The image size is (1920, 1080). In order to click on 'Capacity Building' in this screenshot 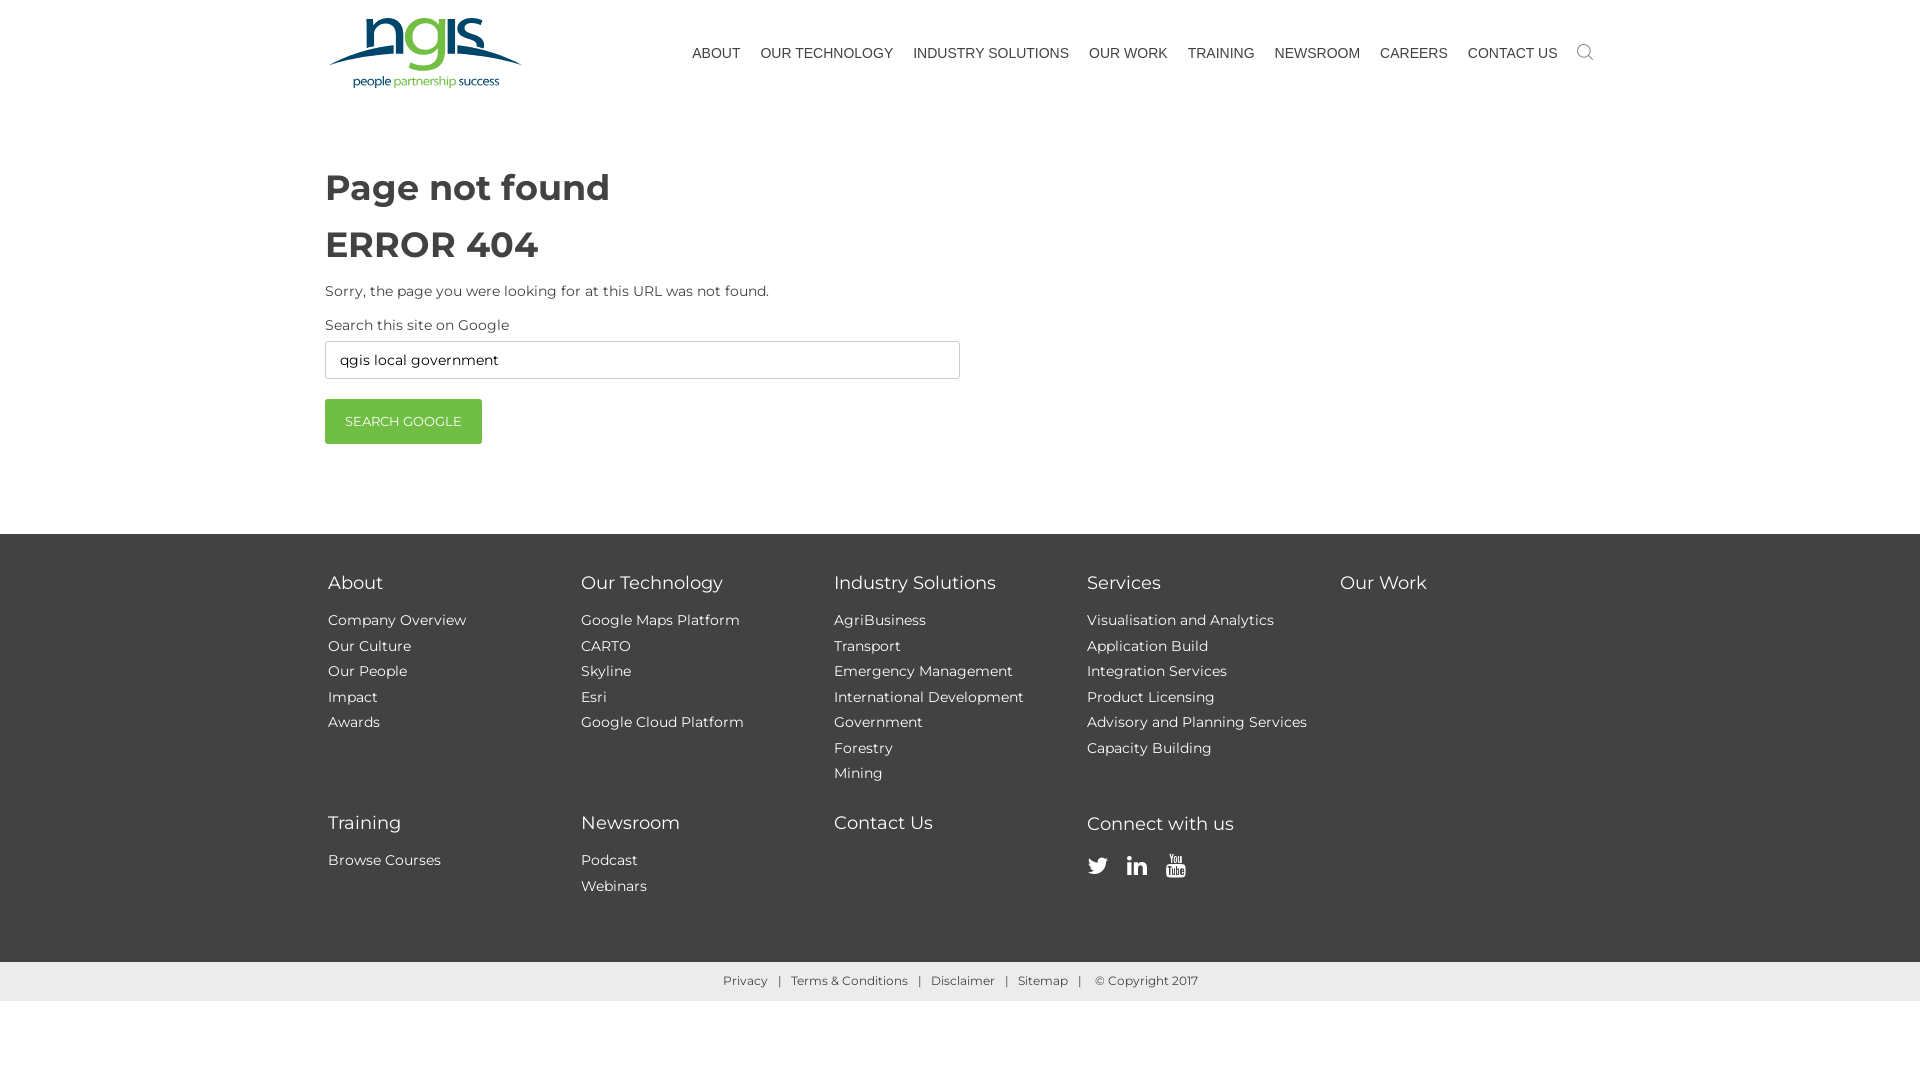, I will do `click(1148, 747)`.